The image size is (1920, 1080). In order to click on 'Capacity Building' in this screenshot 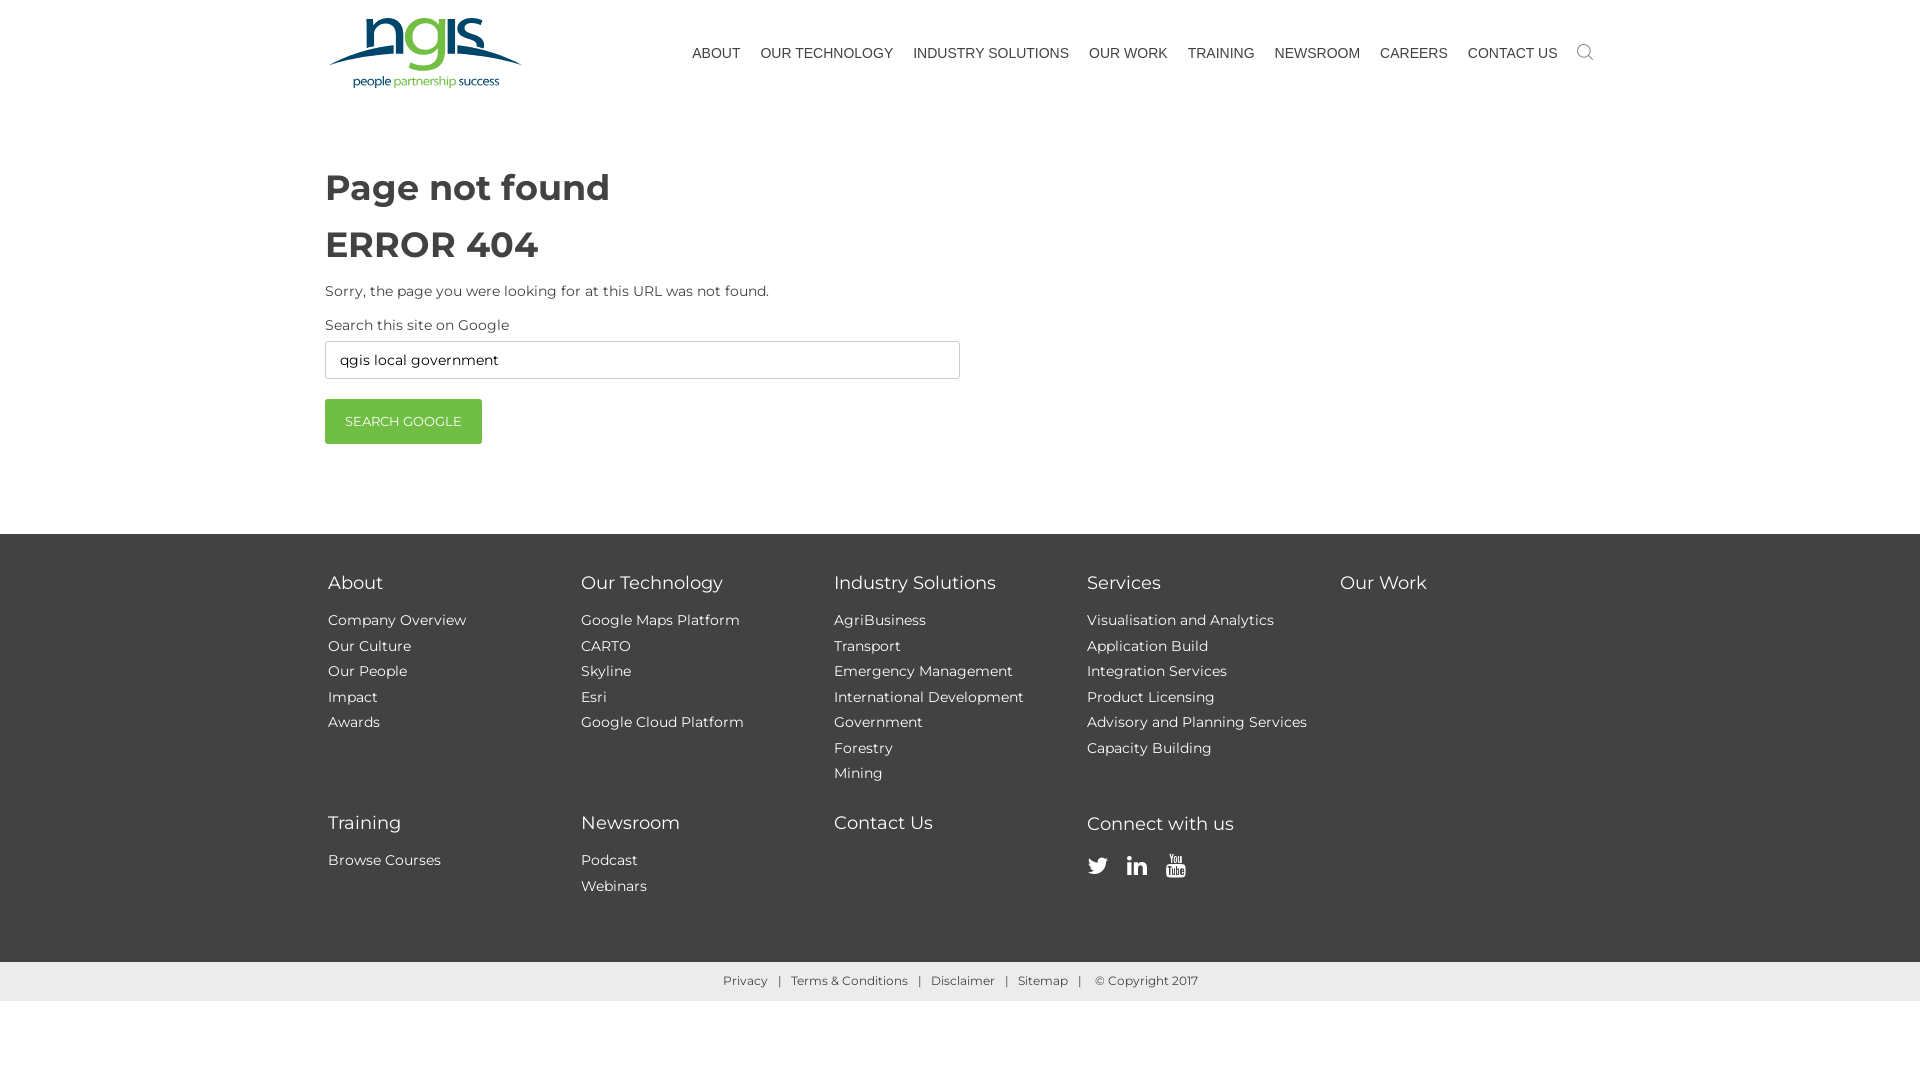, I will do `click(1148, 747)`.